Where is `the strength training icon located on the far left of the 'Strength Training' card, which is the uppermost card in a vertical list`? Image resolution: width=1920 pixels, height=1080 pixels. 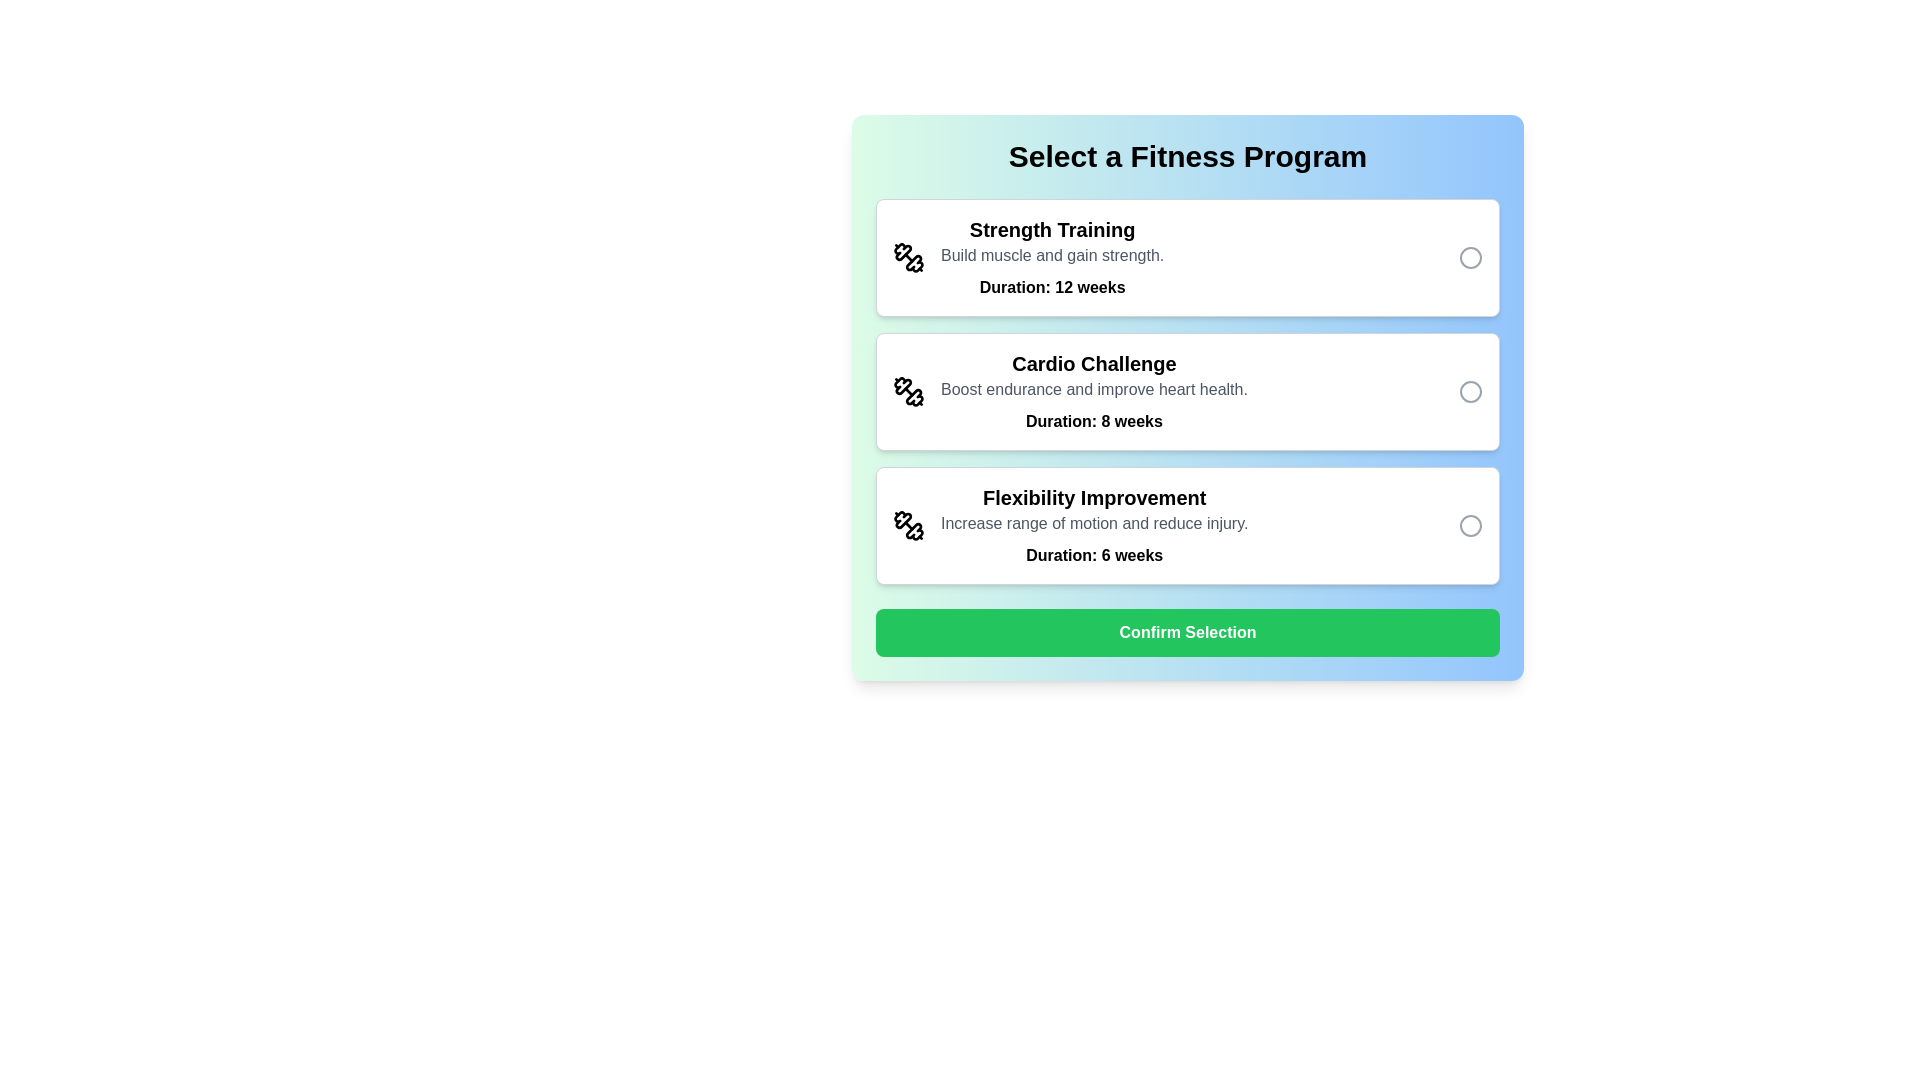
the strength training icon located on the far left of the 'Strength Training' card, which is the uppermost card in a vertical list is located at coordinates (907, 257).